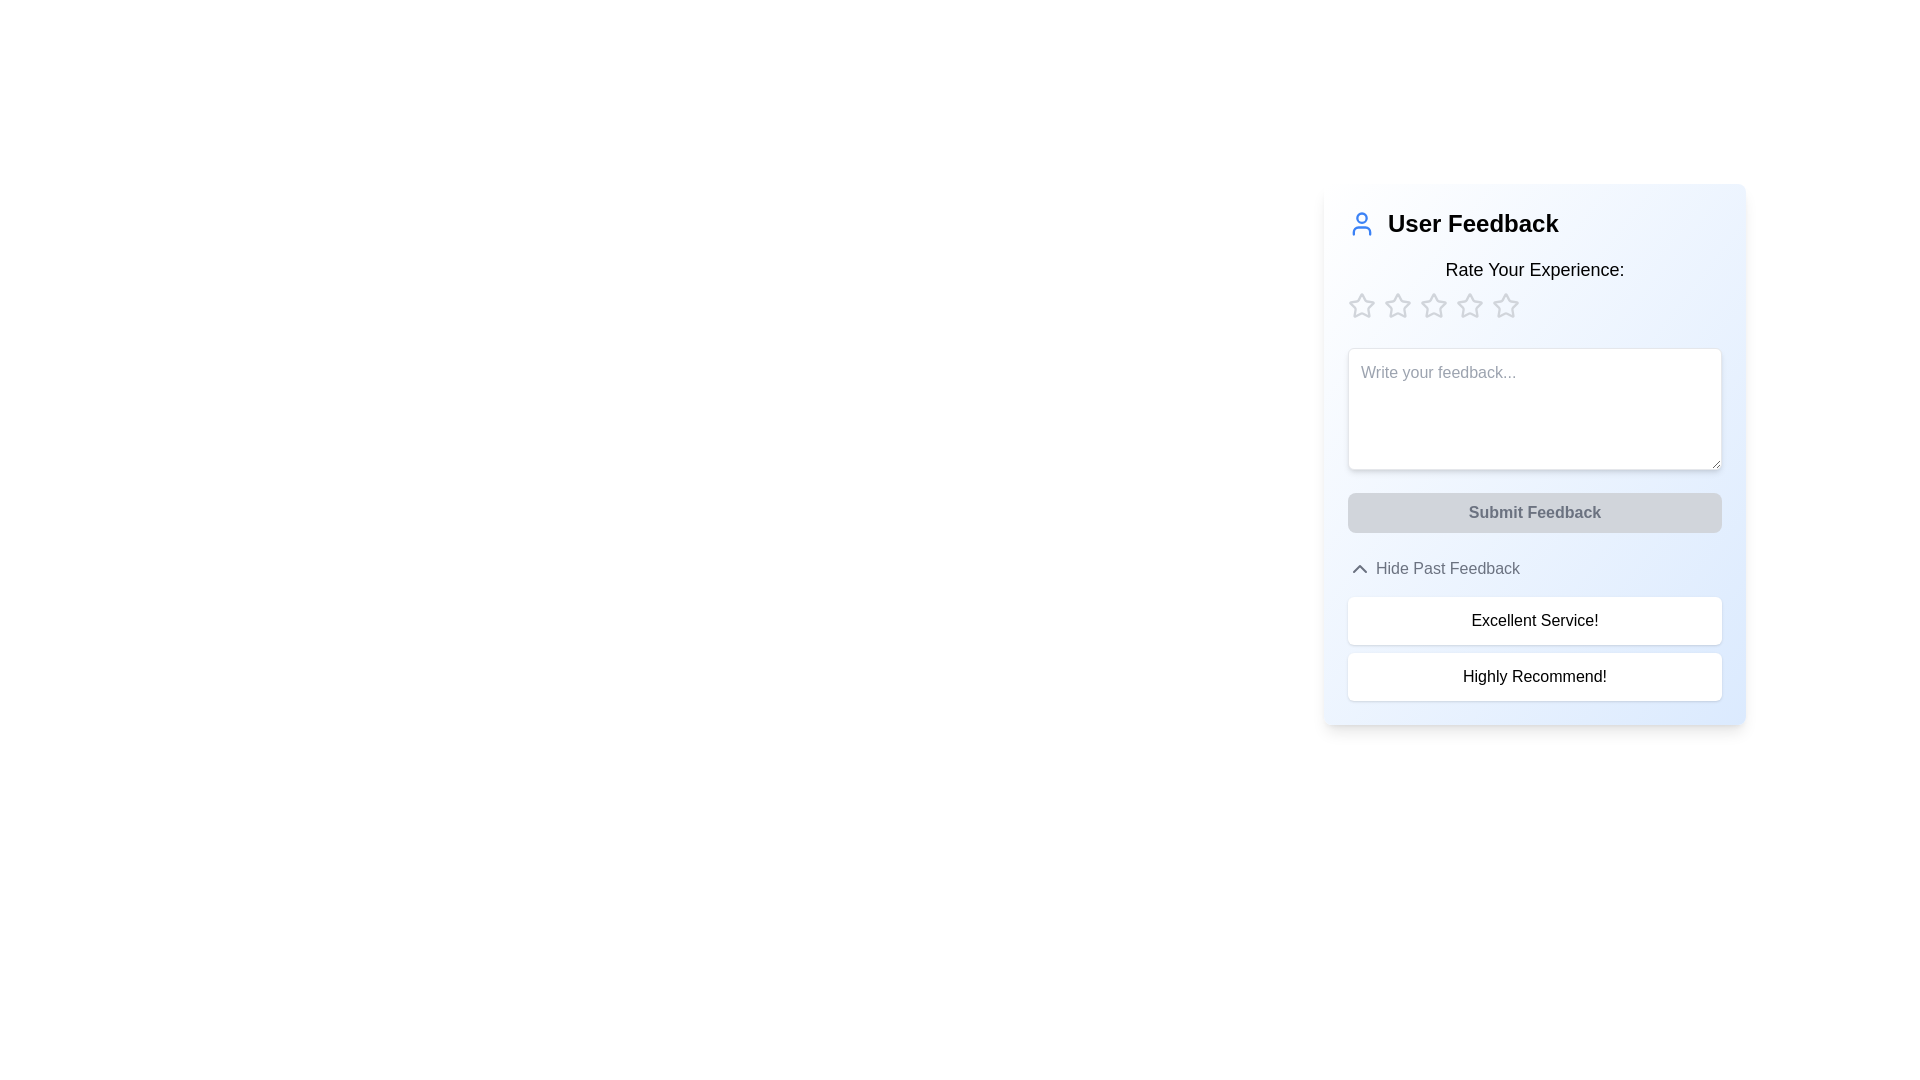  I want to click on the third star in the 'Rate Your Experience' section, so click(1469, 305).